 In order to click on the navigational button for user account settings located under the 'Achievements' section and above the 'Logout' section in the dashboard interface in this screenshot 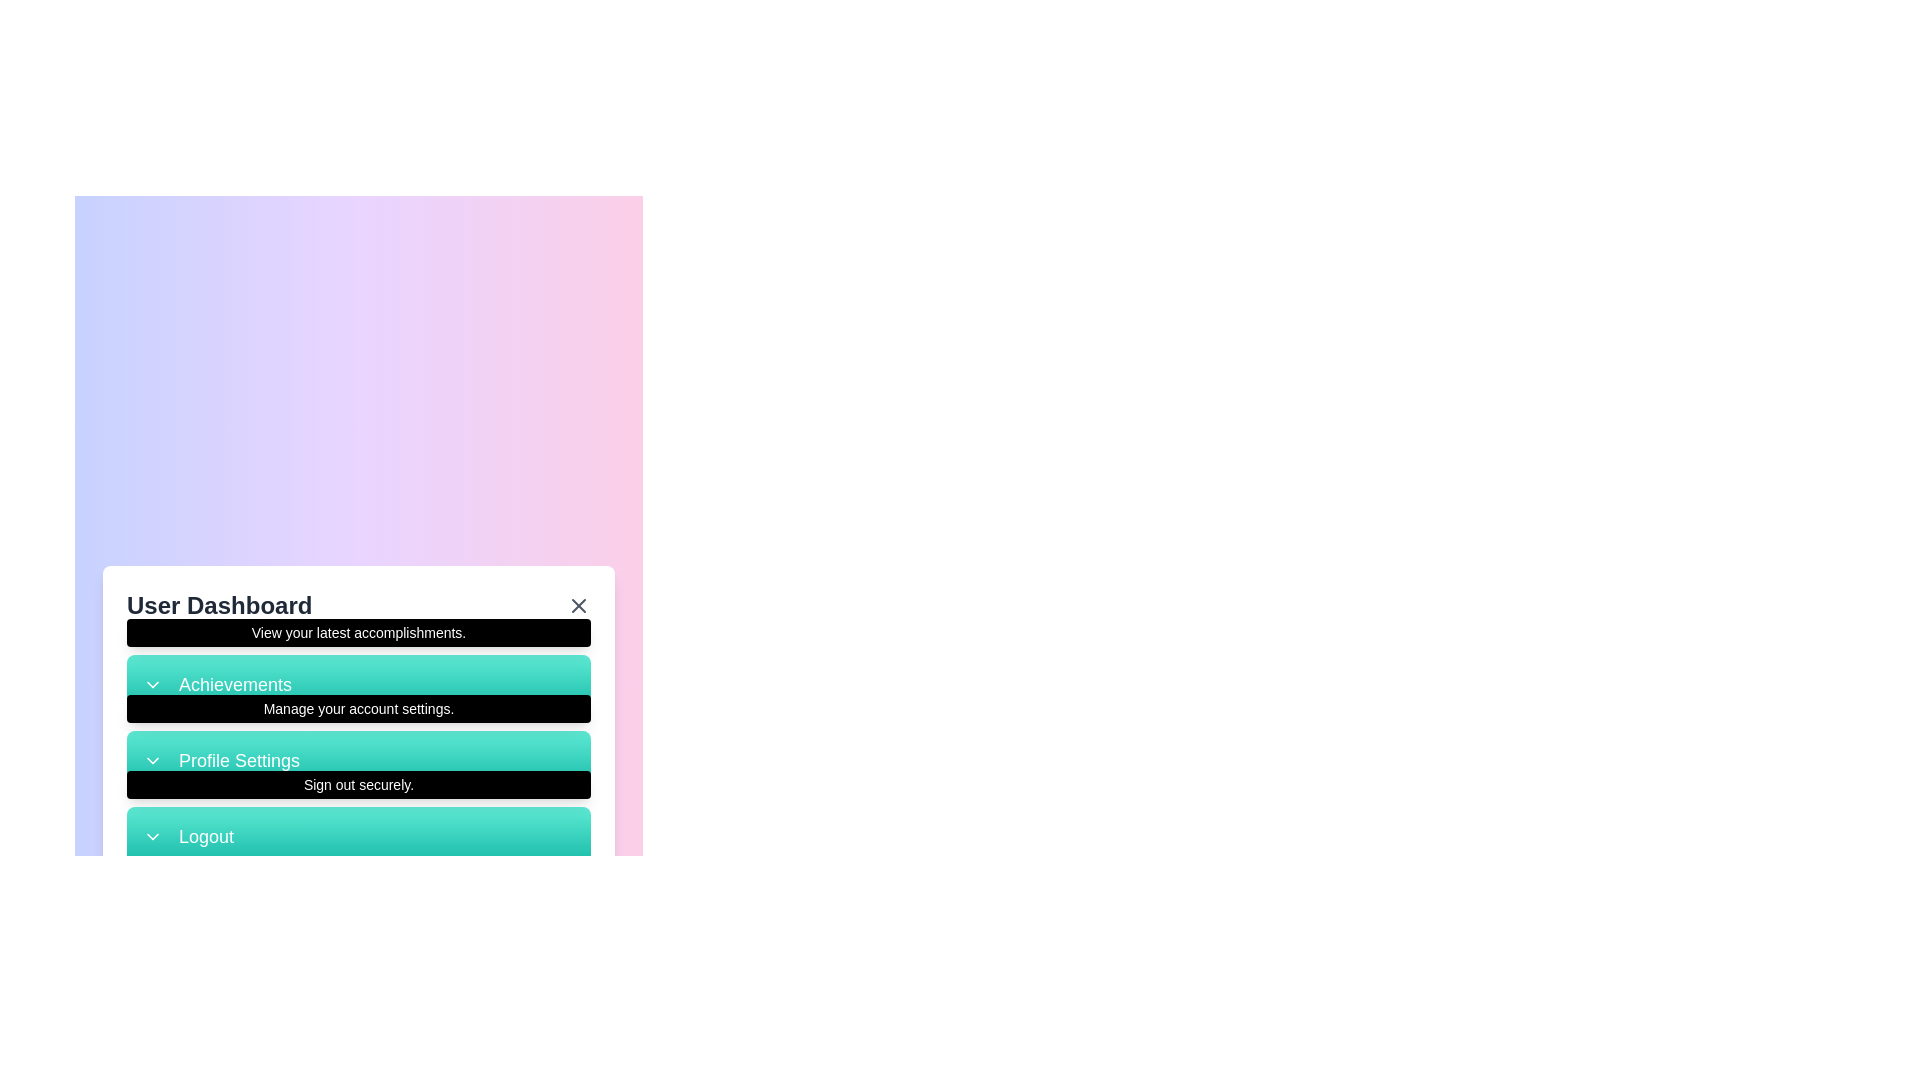, I will do `click(359, 736)`.